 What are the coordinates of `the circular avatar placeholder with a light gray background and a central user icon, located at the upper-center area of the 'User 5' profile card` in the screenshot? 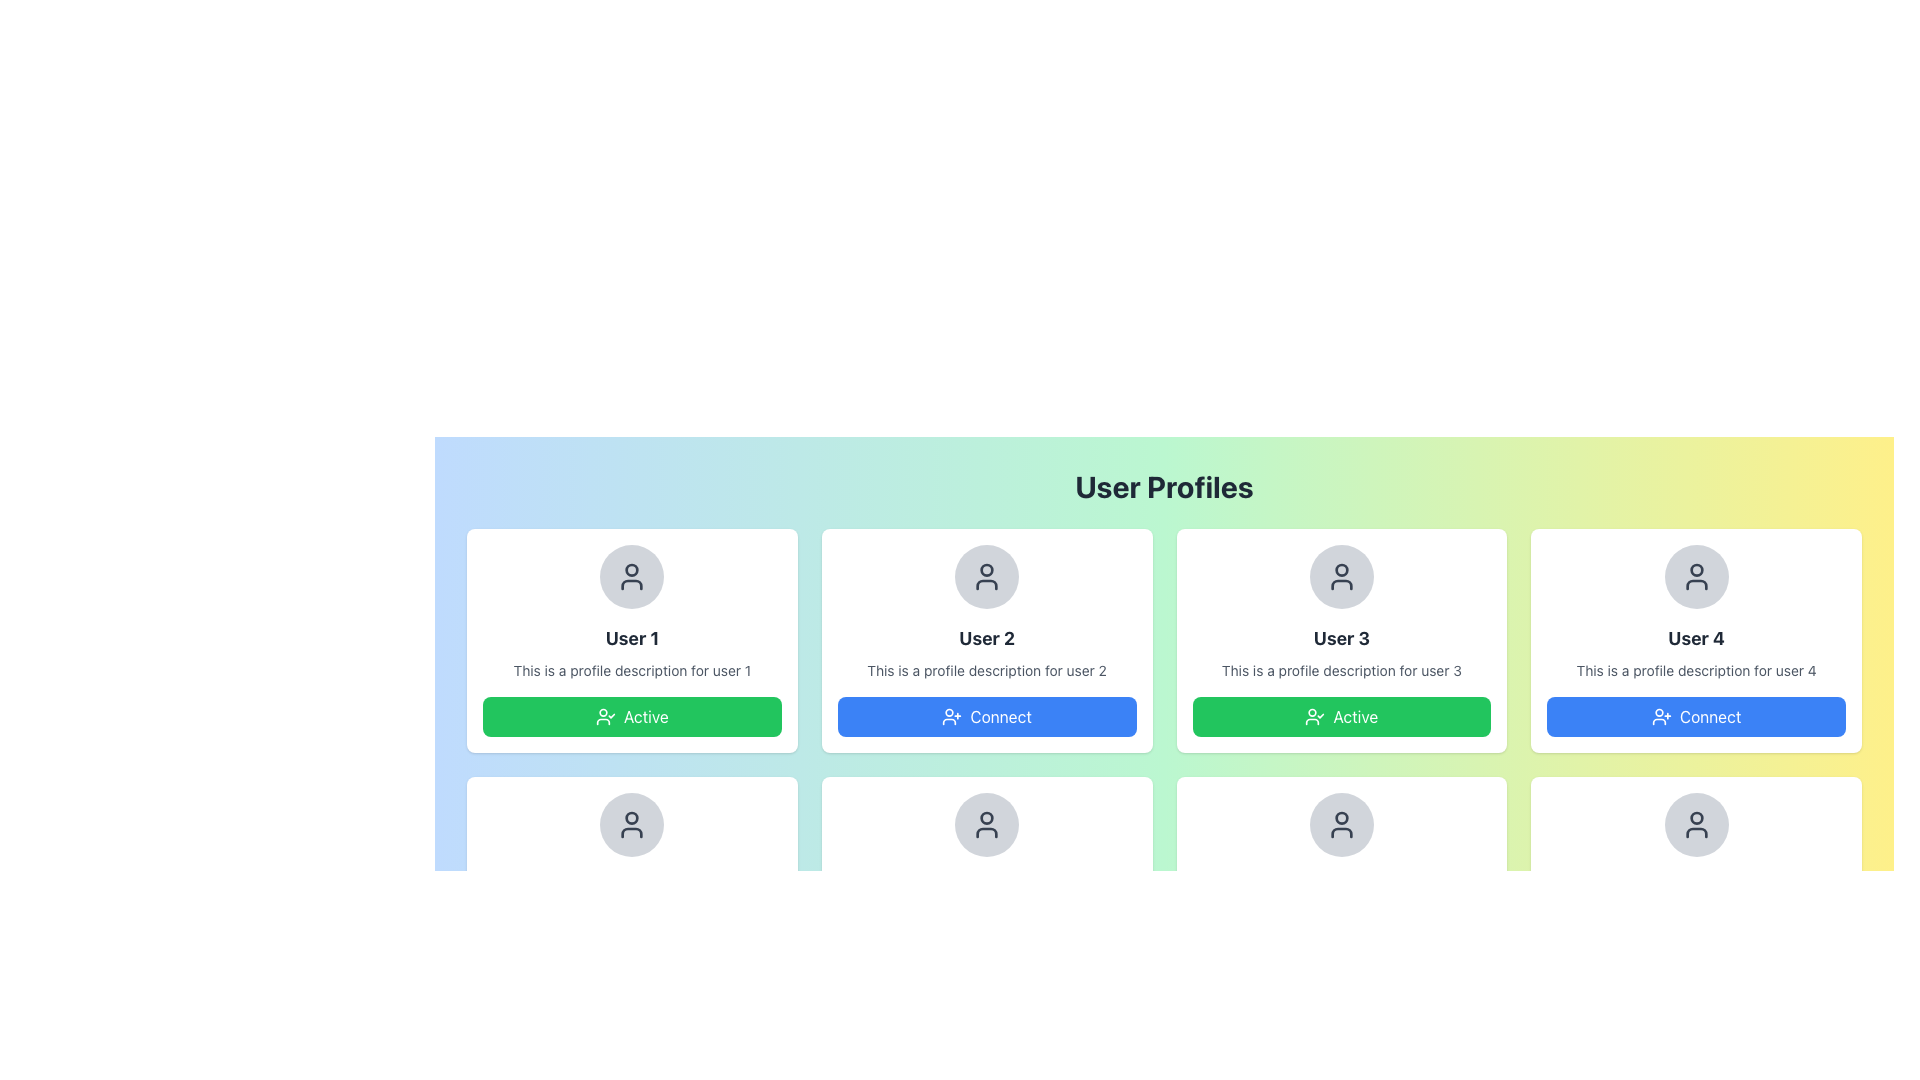 It's located at (631, 825).